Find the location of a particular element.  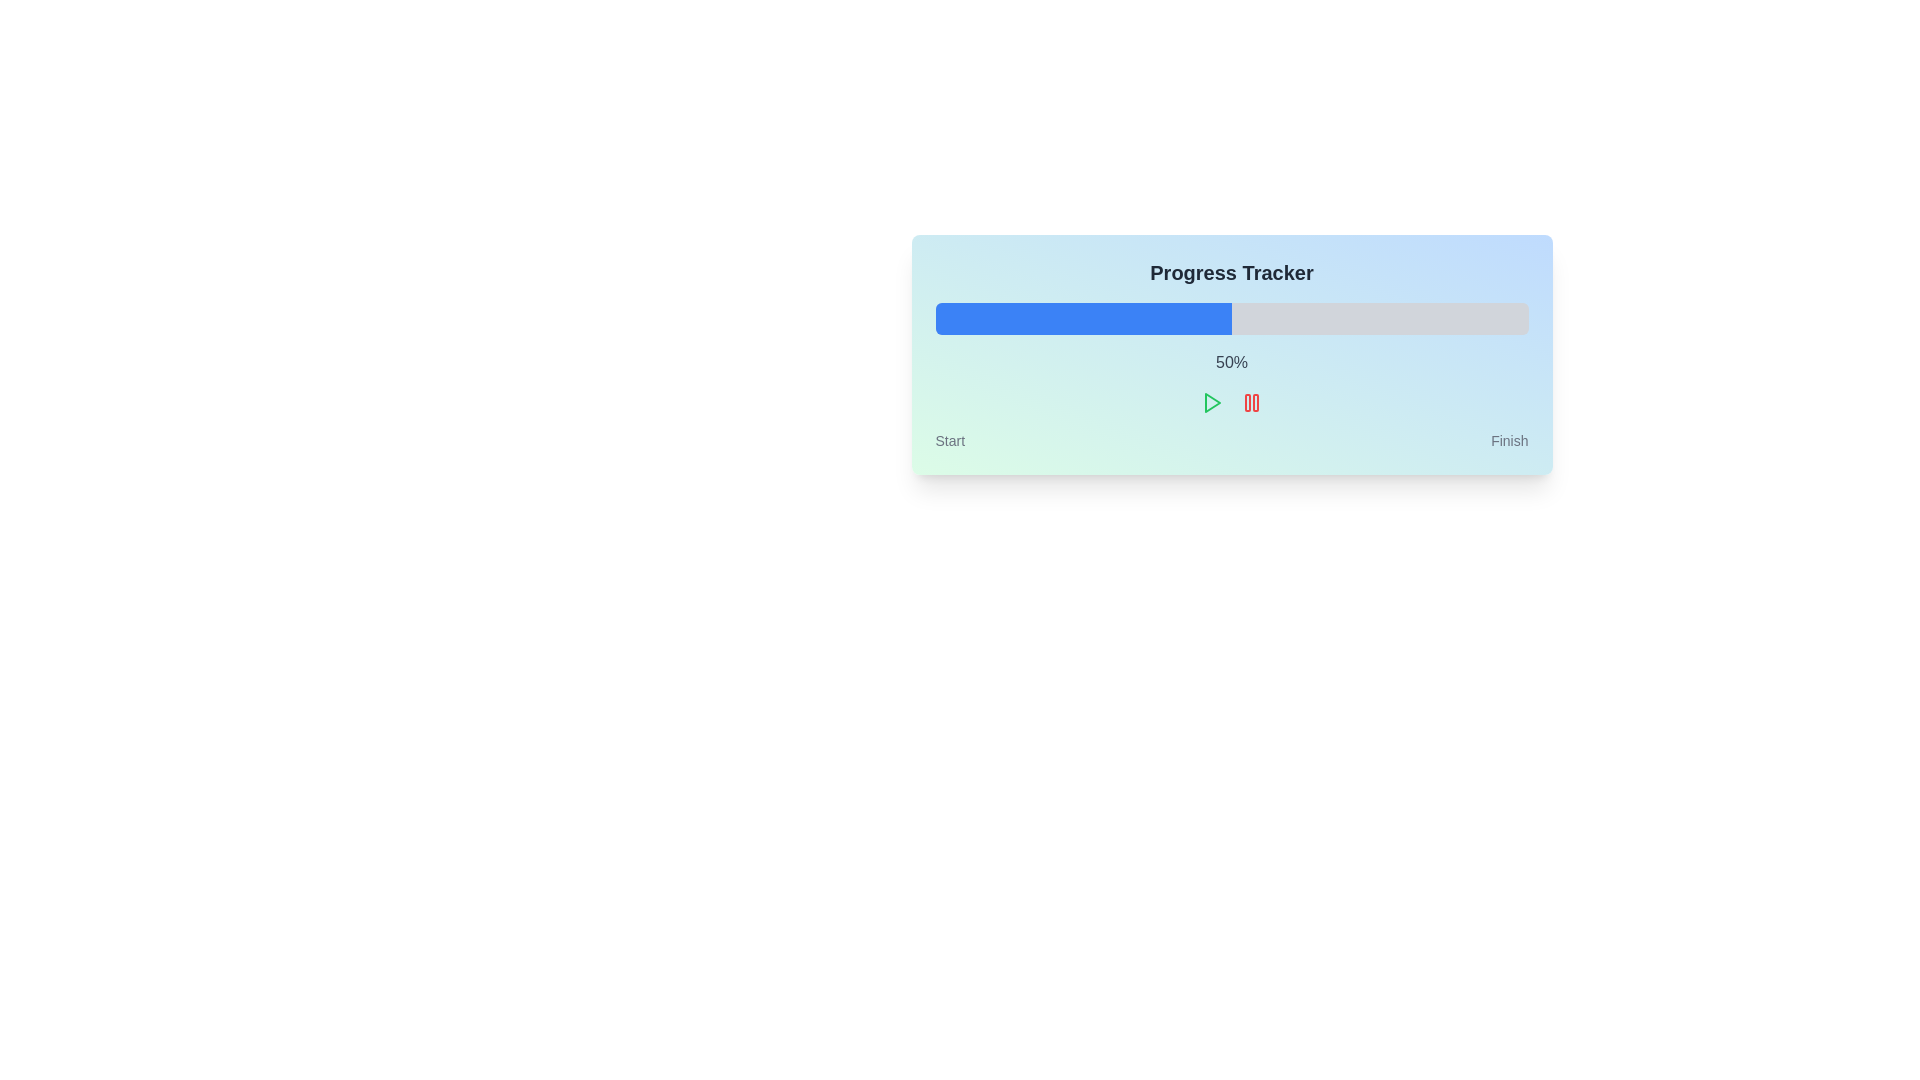

the percentage progress text located centrally beneath the progress bar in the 'Progress Tracker' component is located at coordinates (1231, 362).